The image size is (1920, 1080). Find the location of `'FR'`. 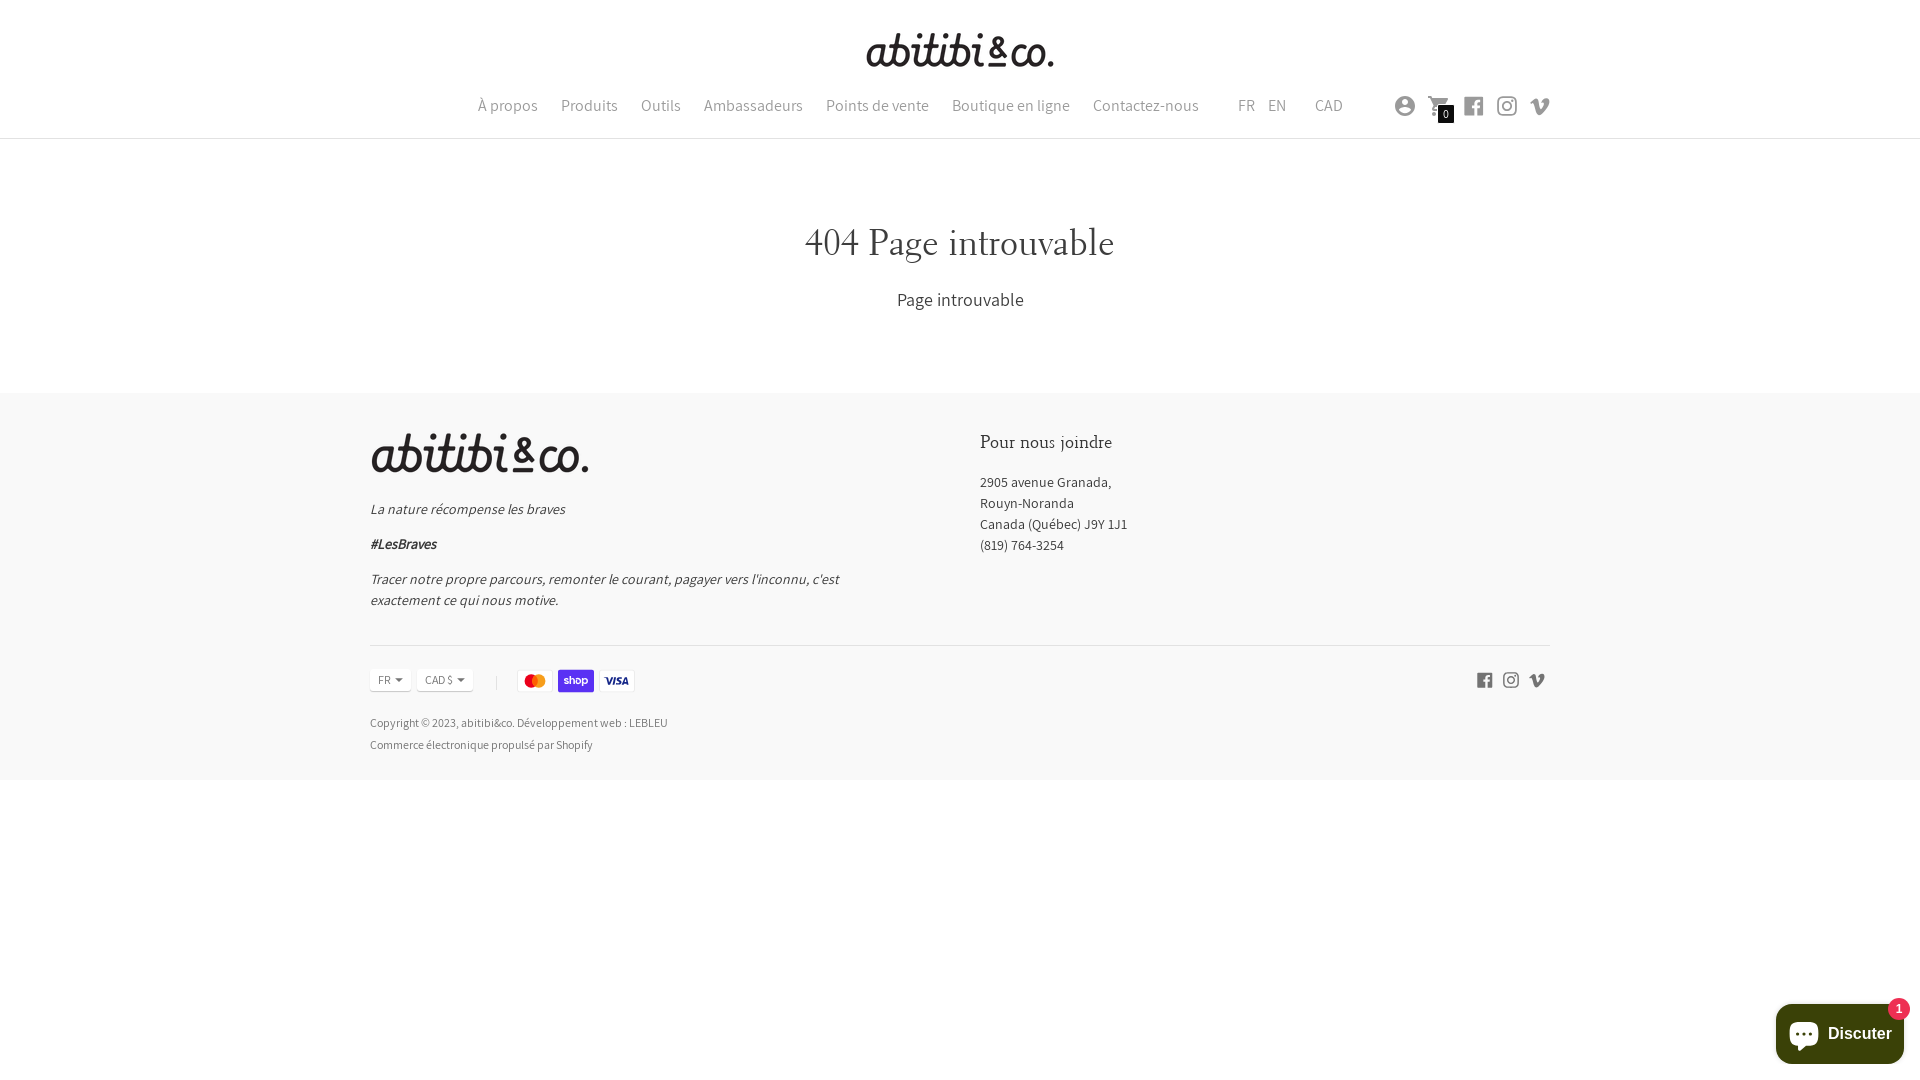

'FR' is located at coordinates (390, 678).